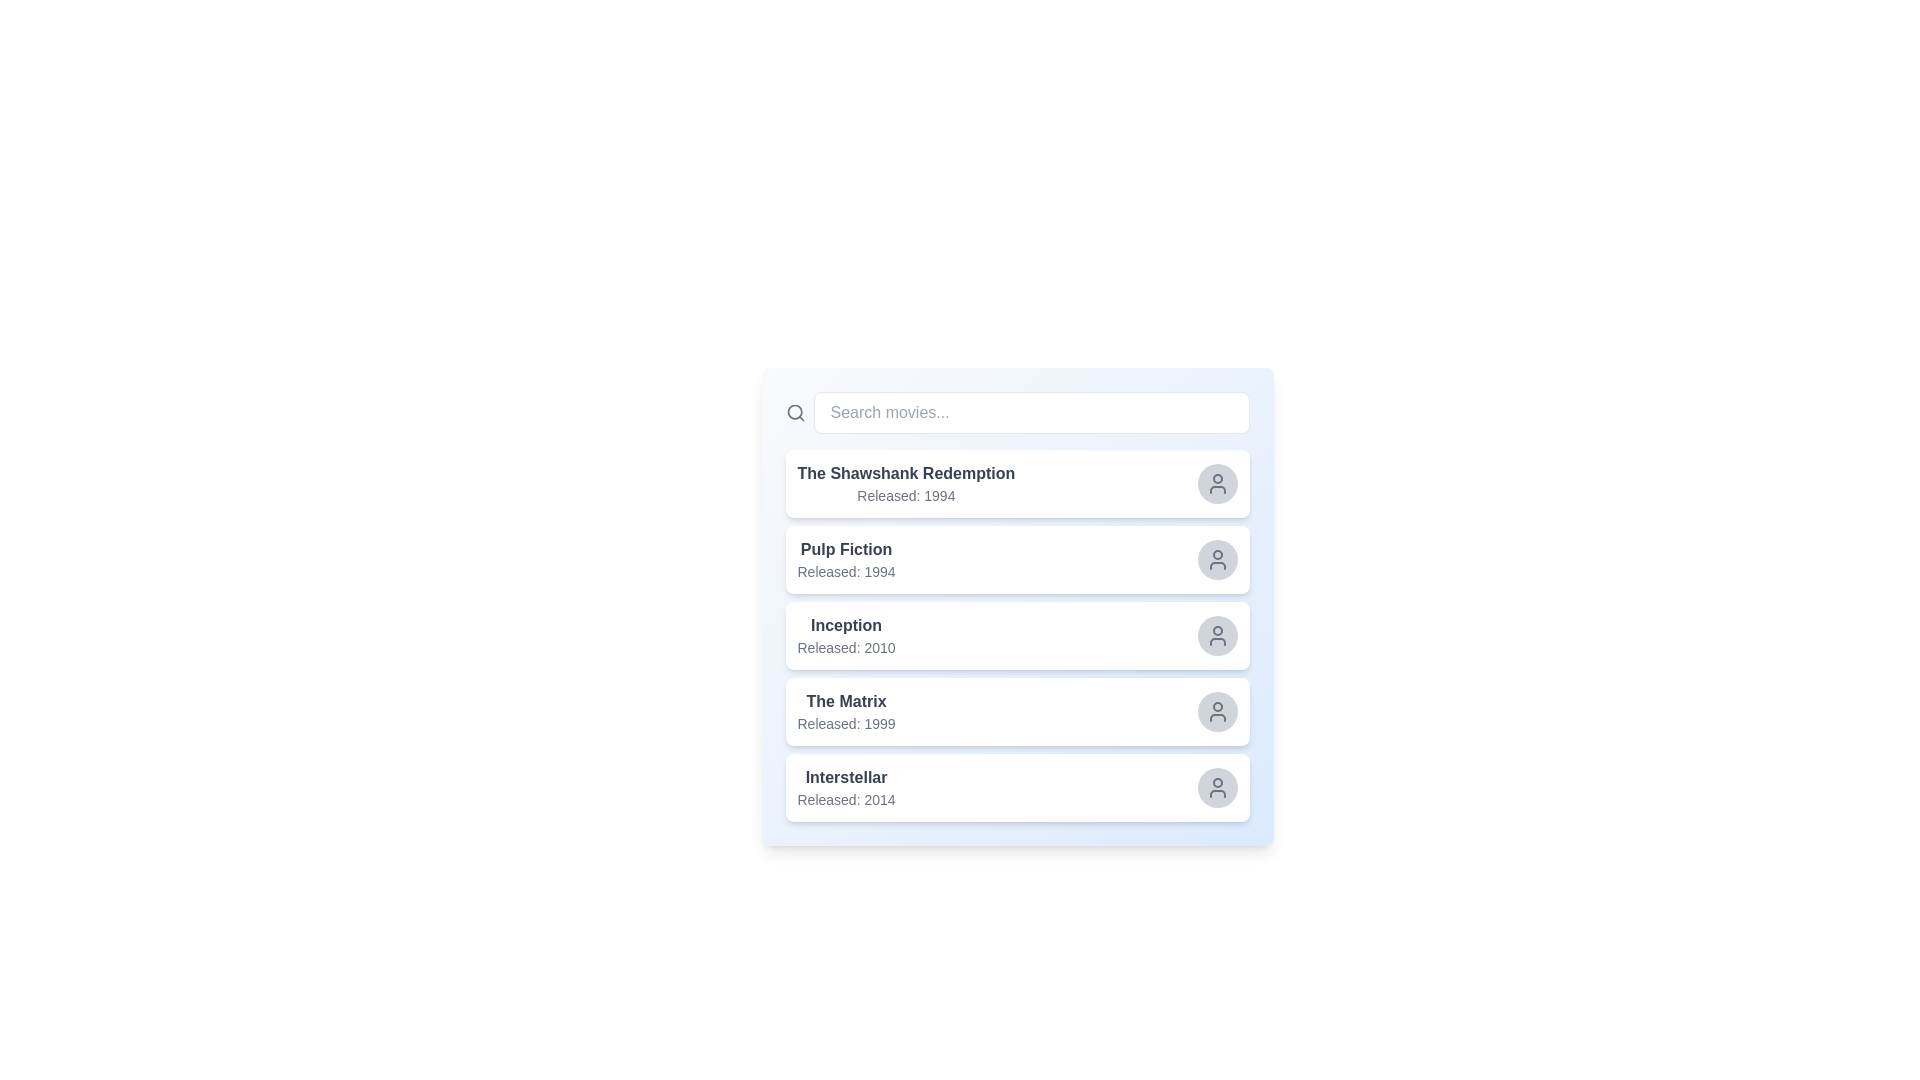 Image resolution: width=1920 pixels, height=1080 pixels. I want to click on text label 'Interstellar' which is styled in bold dark gray against a white background, located in the fifth entry of a vertical list above the release year 'Released: 2014', so click(846, 777).